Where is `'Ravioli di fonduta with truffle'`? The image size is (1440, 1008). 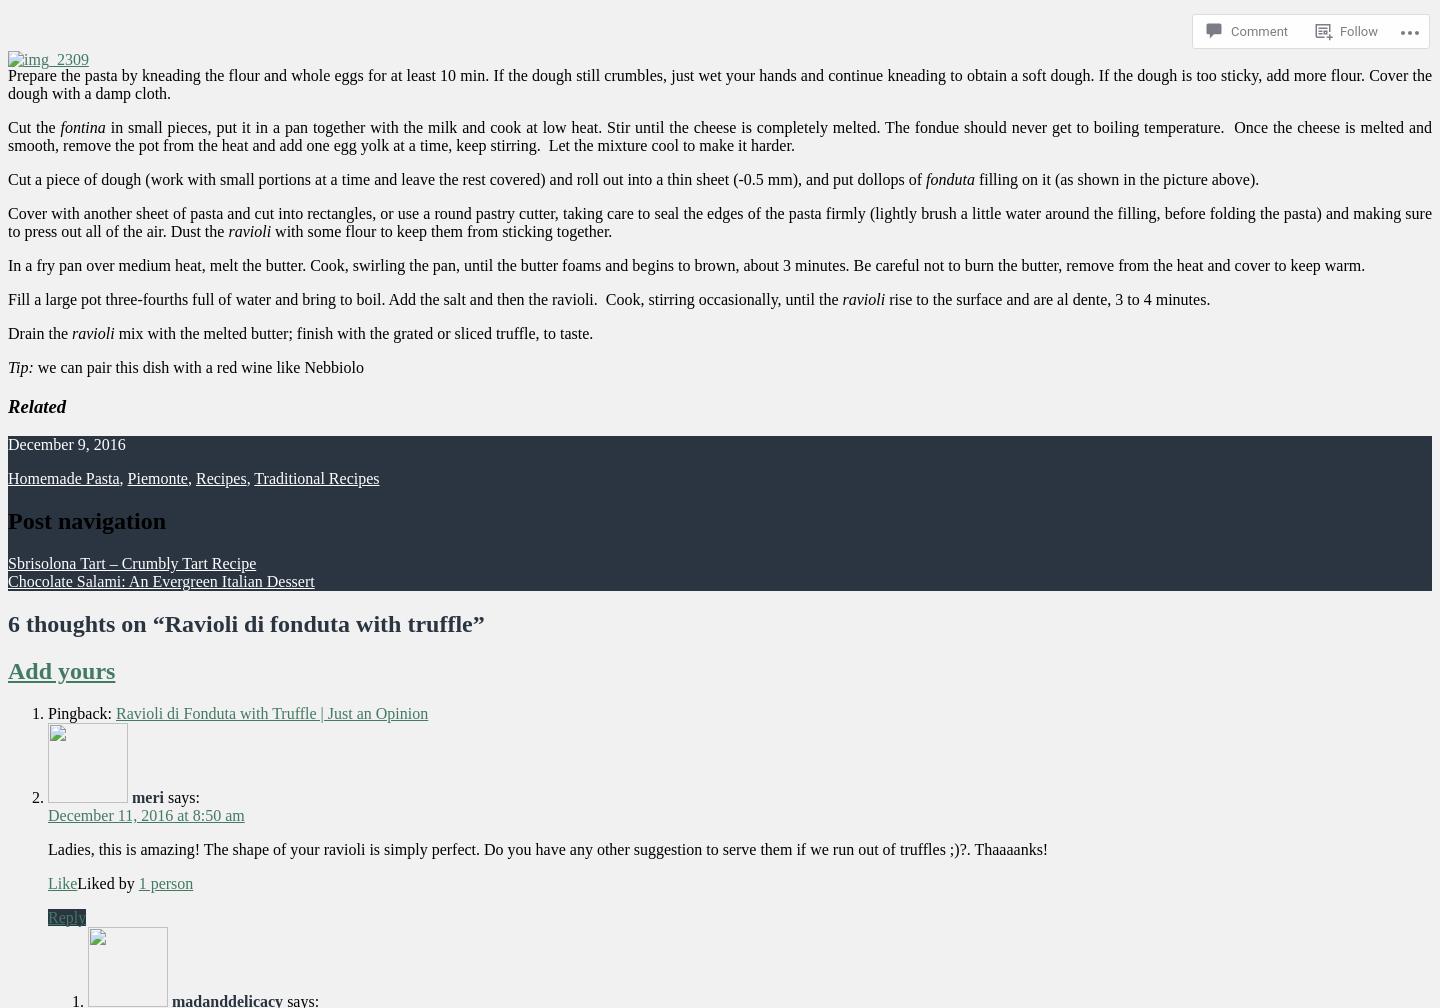
'Ravioli di fonduta with truffle' is located at coordinates (317, 623).